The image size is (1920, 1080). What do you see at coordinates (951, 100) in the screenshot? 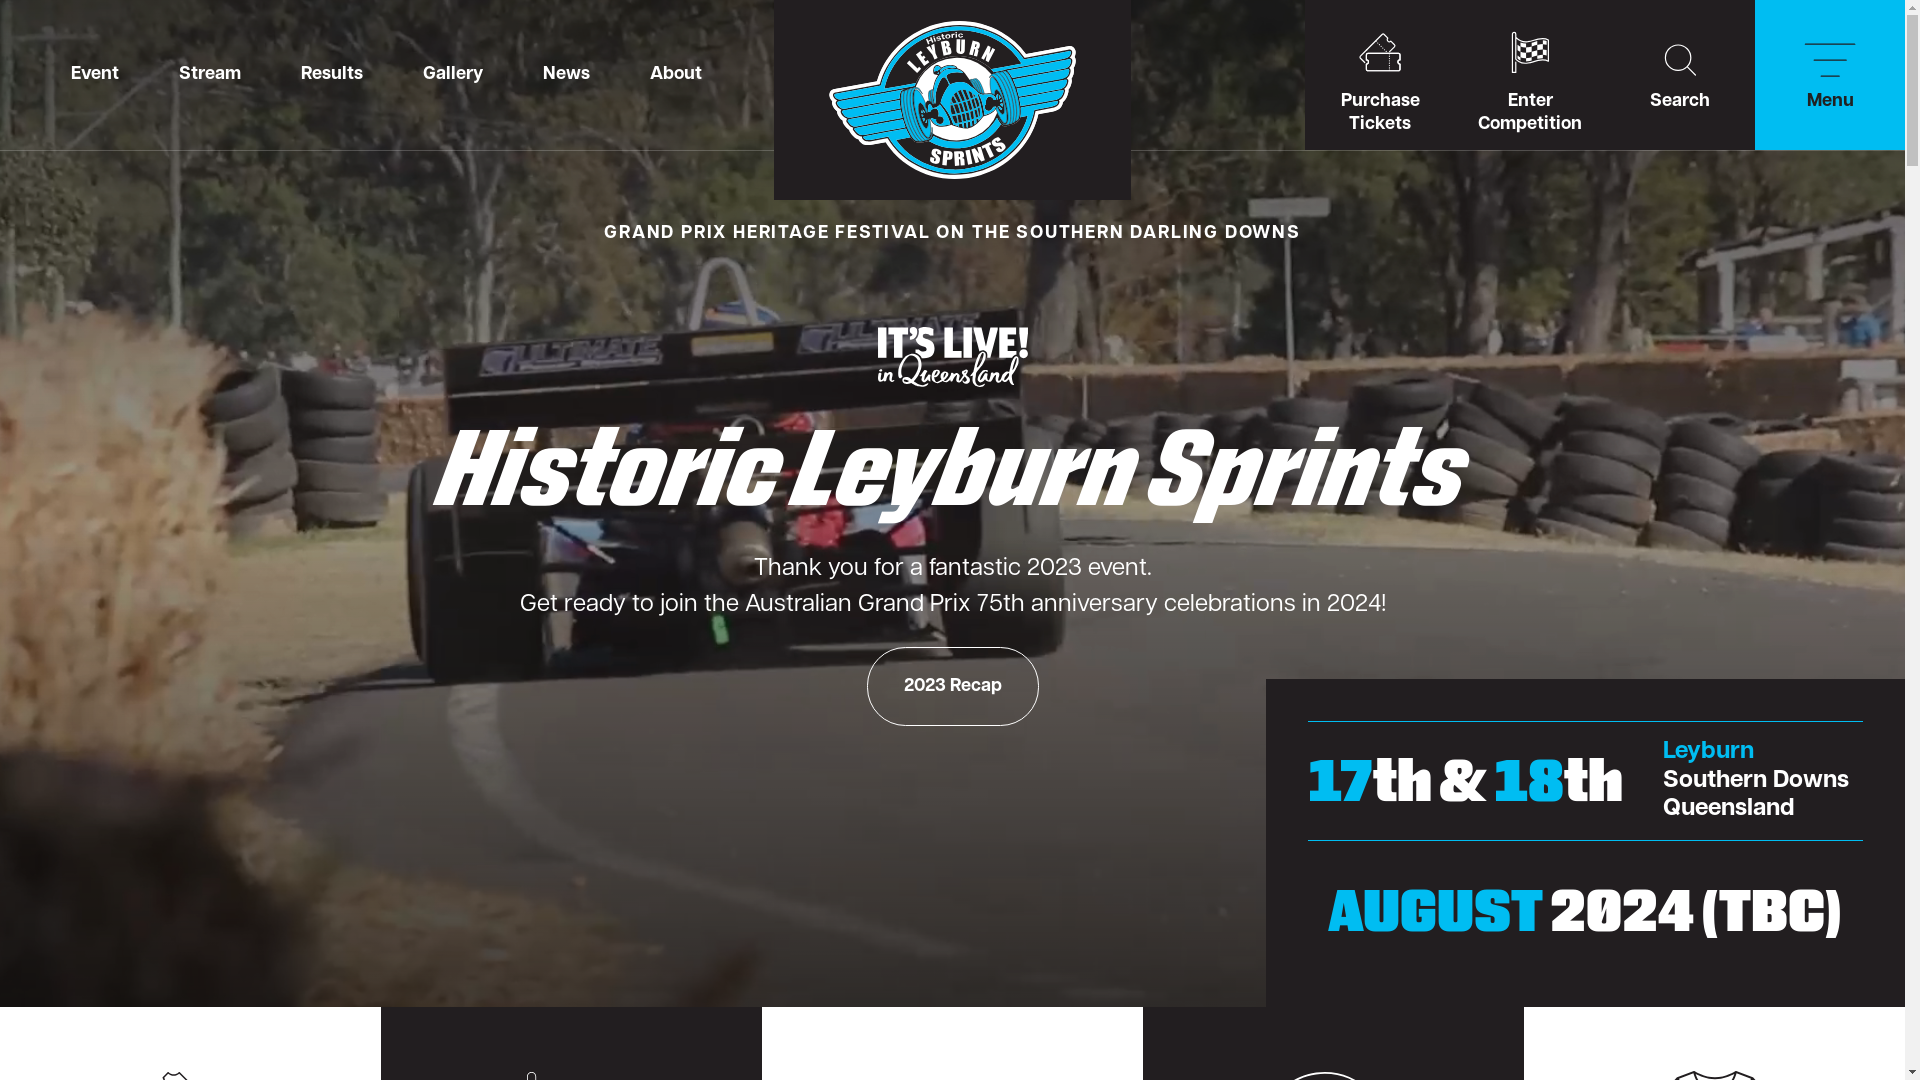
I see `'Leyburn Sprints'` at bounding box center [951, 100].